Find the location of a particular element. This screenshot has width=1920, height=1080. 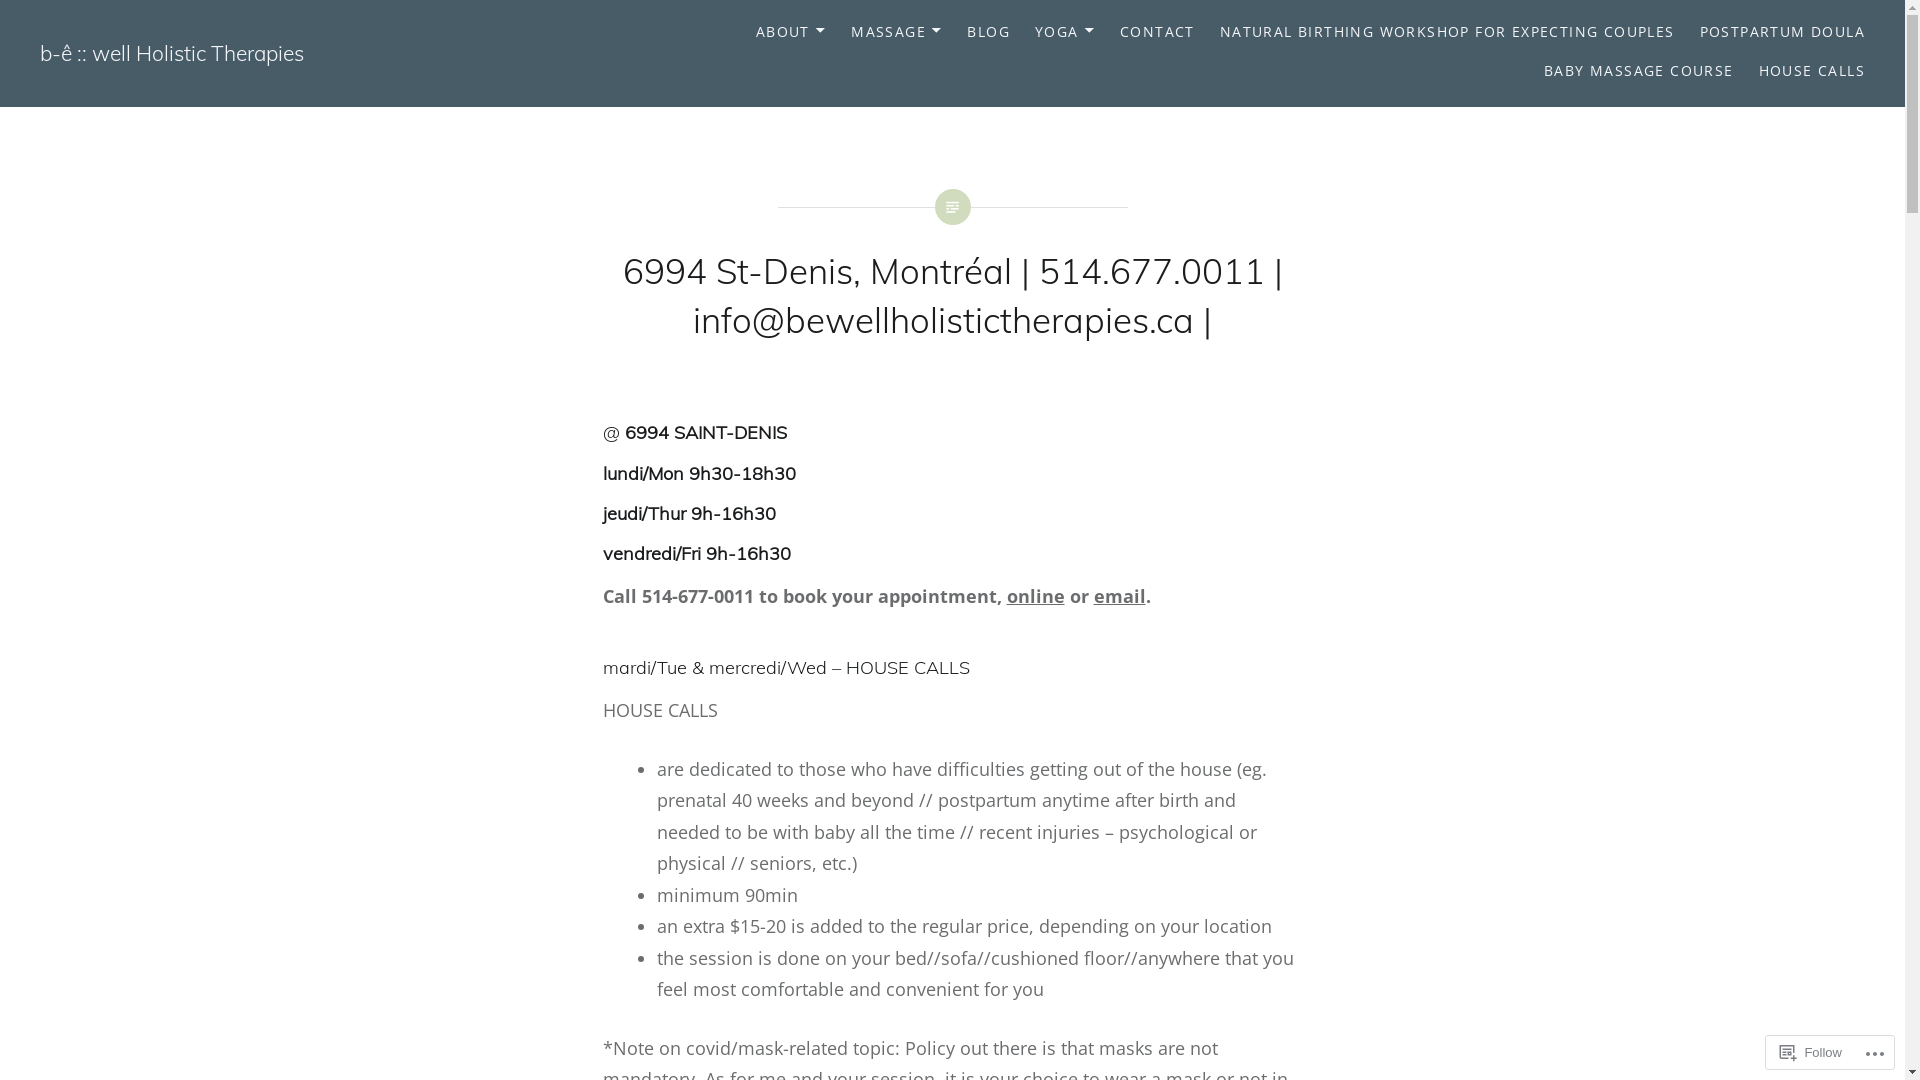

'BLOG' is located at coordinates (966, 32).